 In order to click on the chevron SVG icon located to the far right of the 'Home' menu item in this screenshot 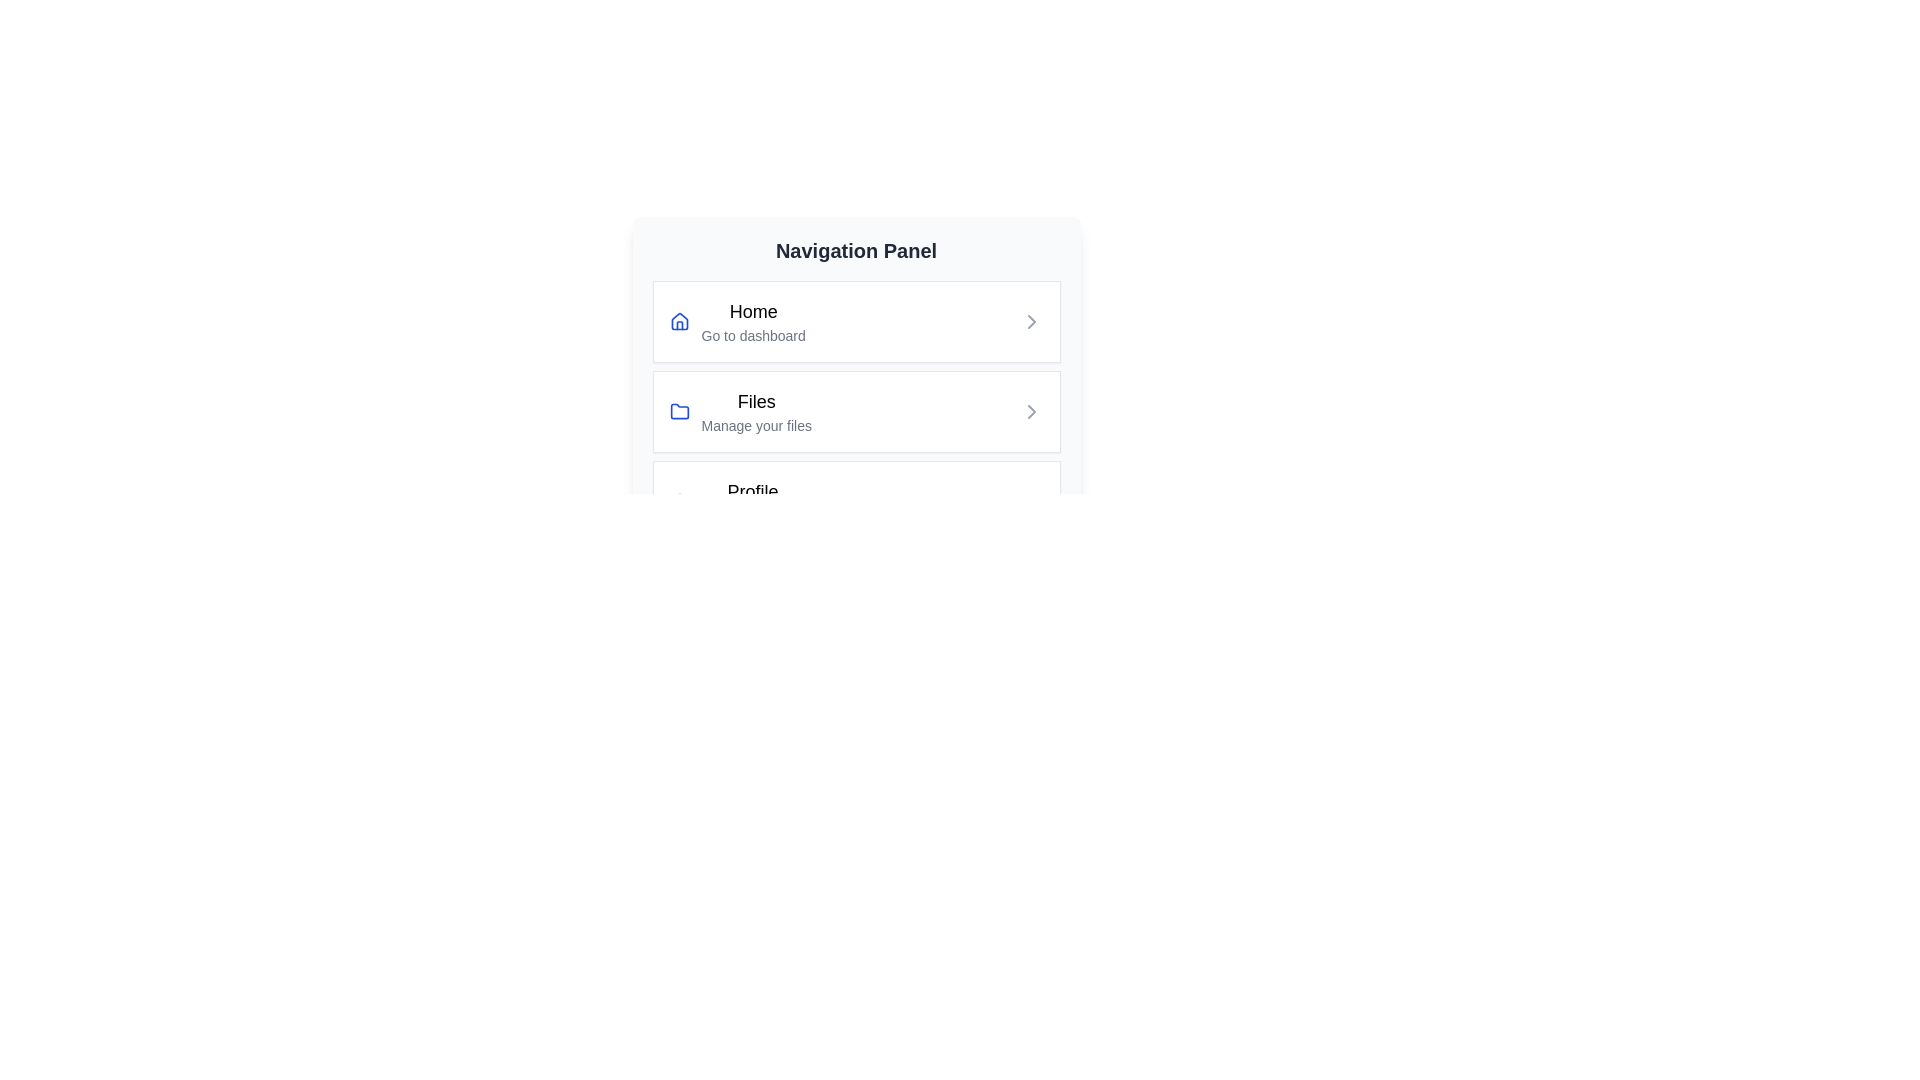, I will do `click(1031, 320)`.